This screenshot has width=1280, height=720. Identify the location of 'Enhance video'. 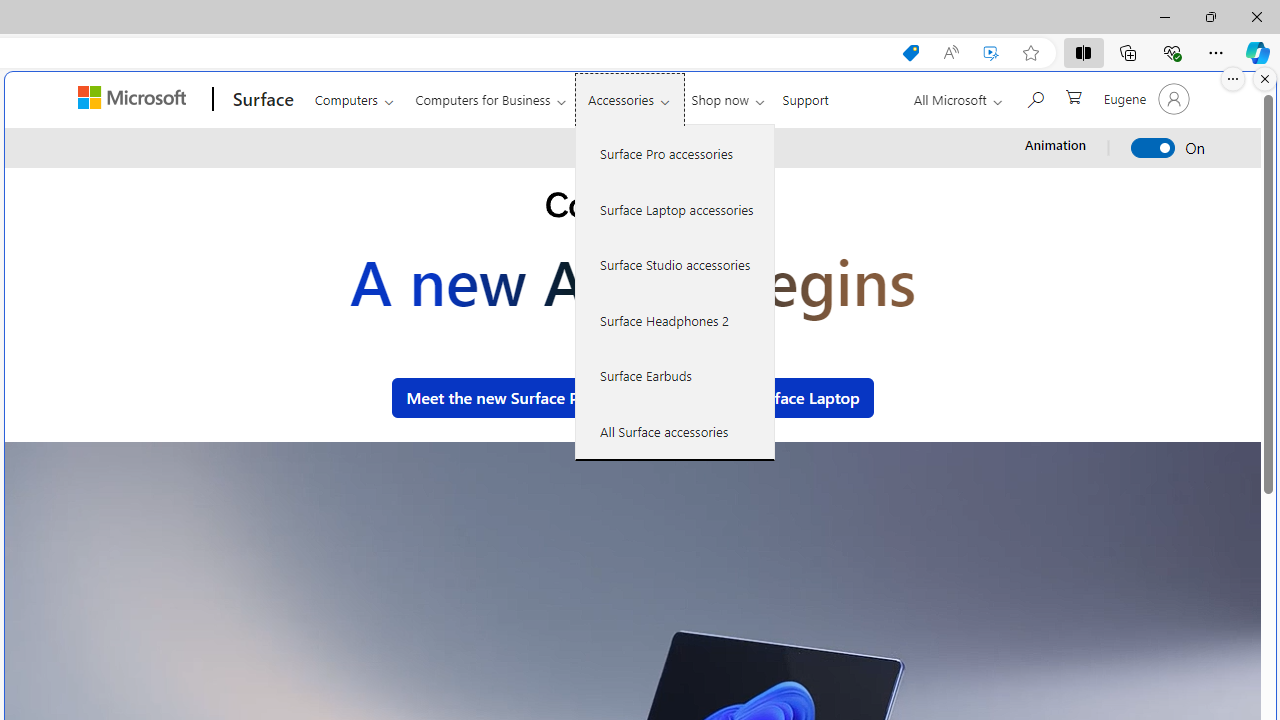
(991, 52).